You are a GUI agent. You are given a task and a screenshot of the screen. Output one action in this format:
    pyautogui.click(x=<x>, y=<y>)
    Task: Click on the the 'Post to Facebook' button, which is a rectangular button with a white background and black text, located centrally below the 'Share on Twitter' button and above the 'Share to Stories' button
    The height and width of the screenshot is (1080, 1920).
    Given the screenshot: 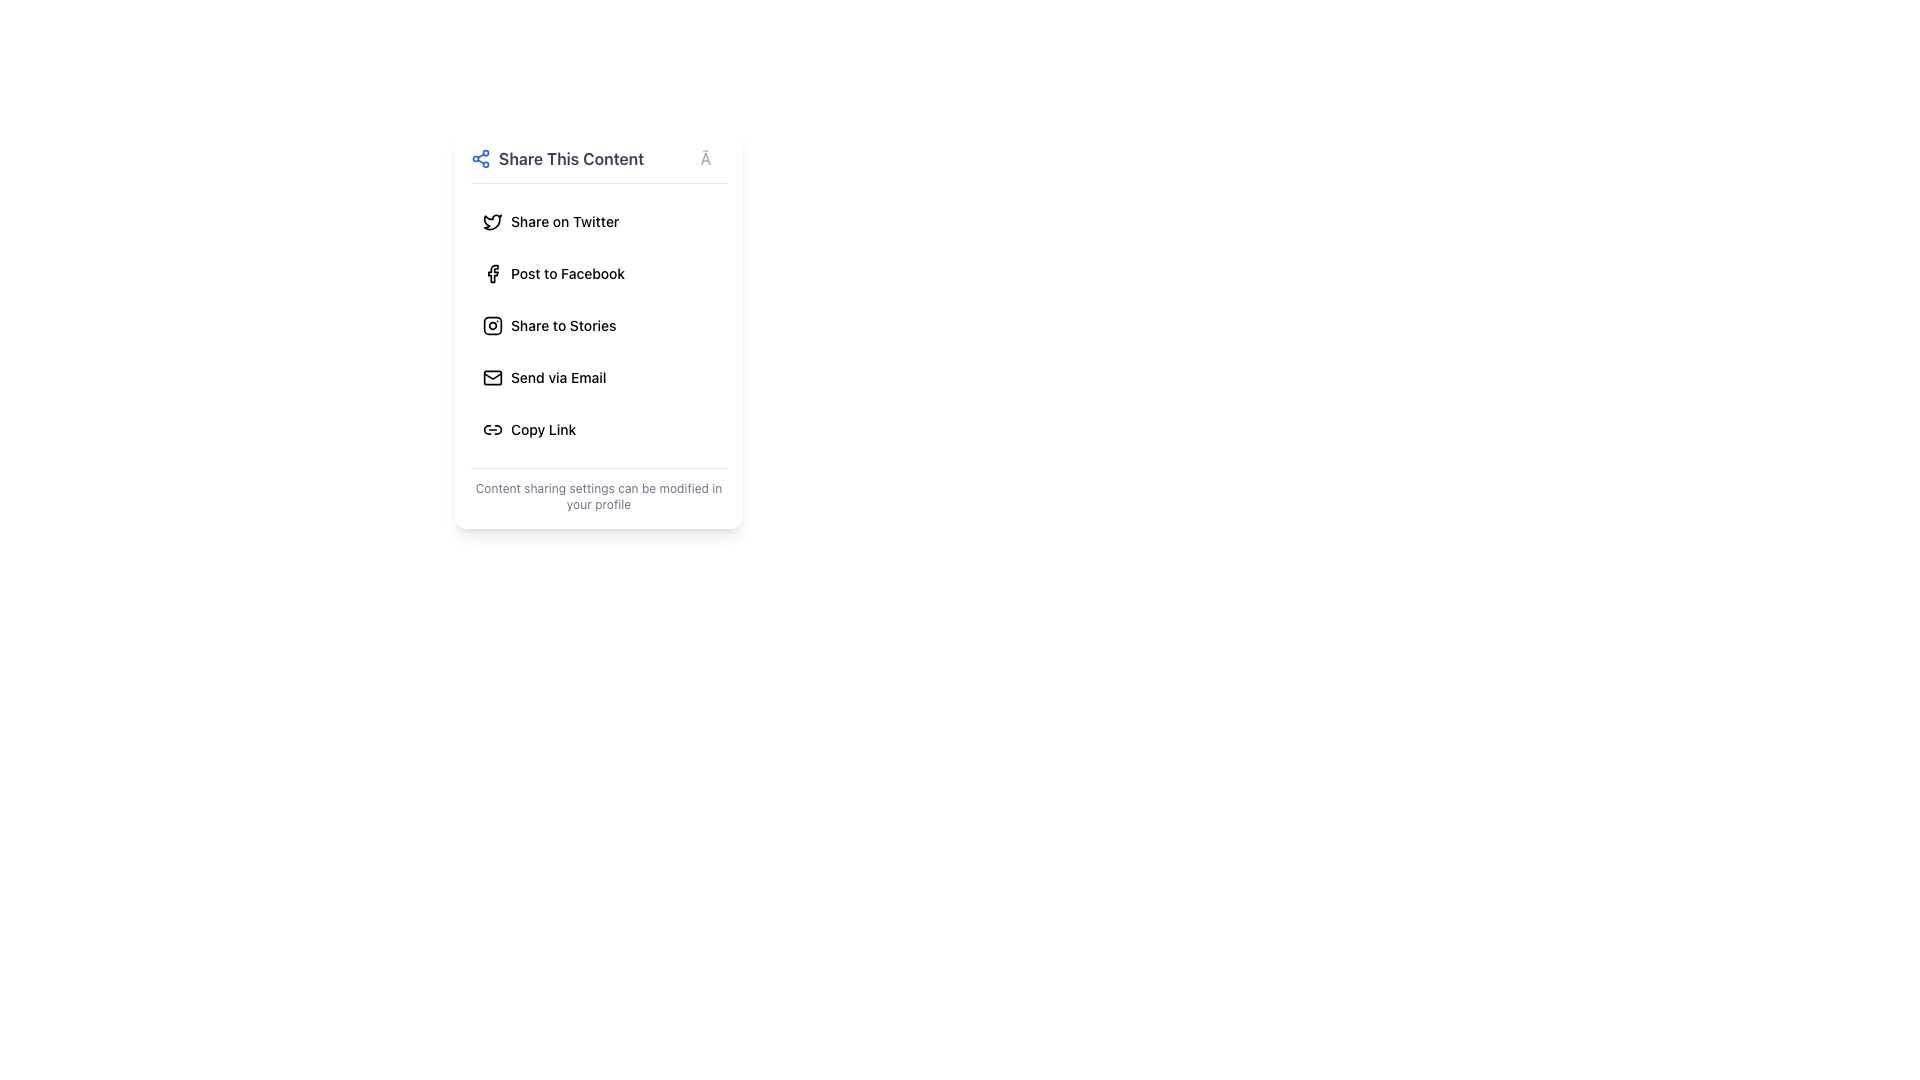 What is the action you would take?
    pyautogui.click(x=598, y=273)
    